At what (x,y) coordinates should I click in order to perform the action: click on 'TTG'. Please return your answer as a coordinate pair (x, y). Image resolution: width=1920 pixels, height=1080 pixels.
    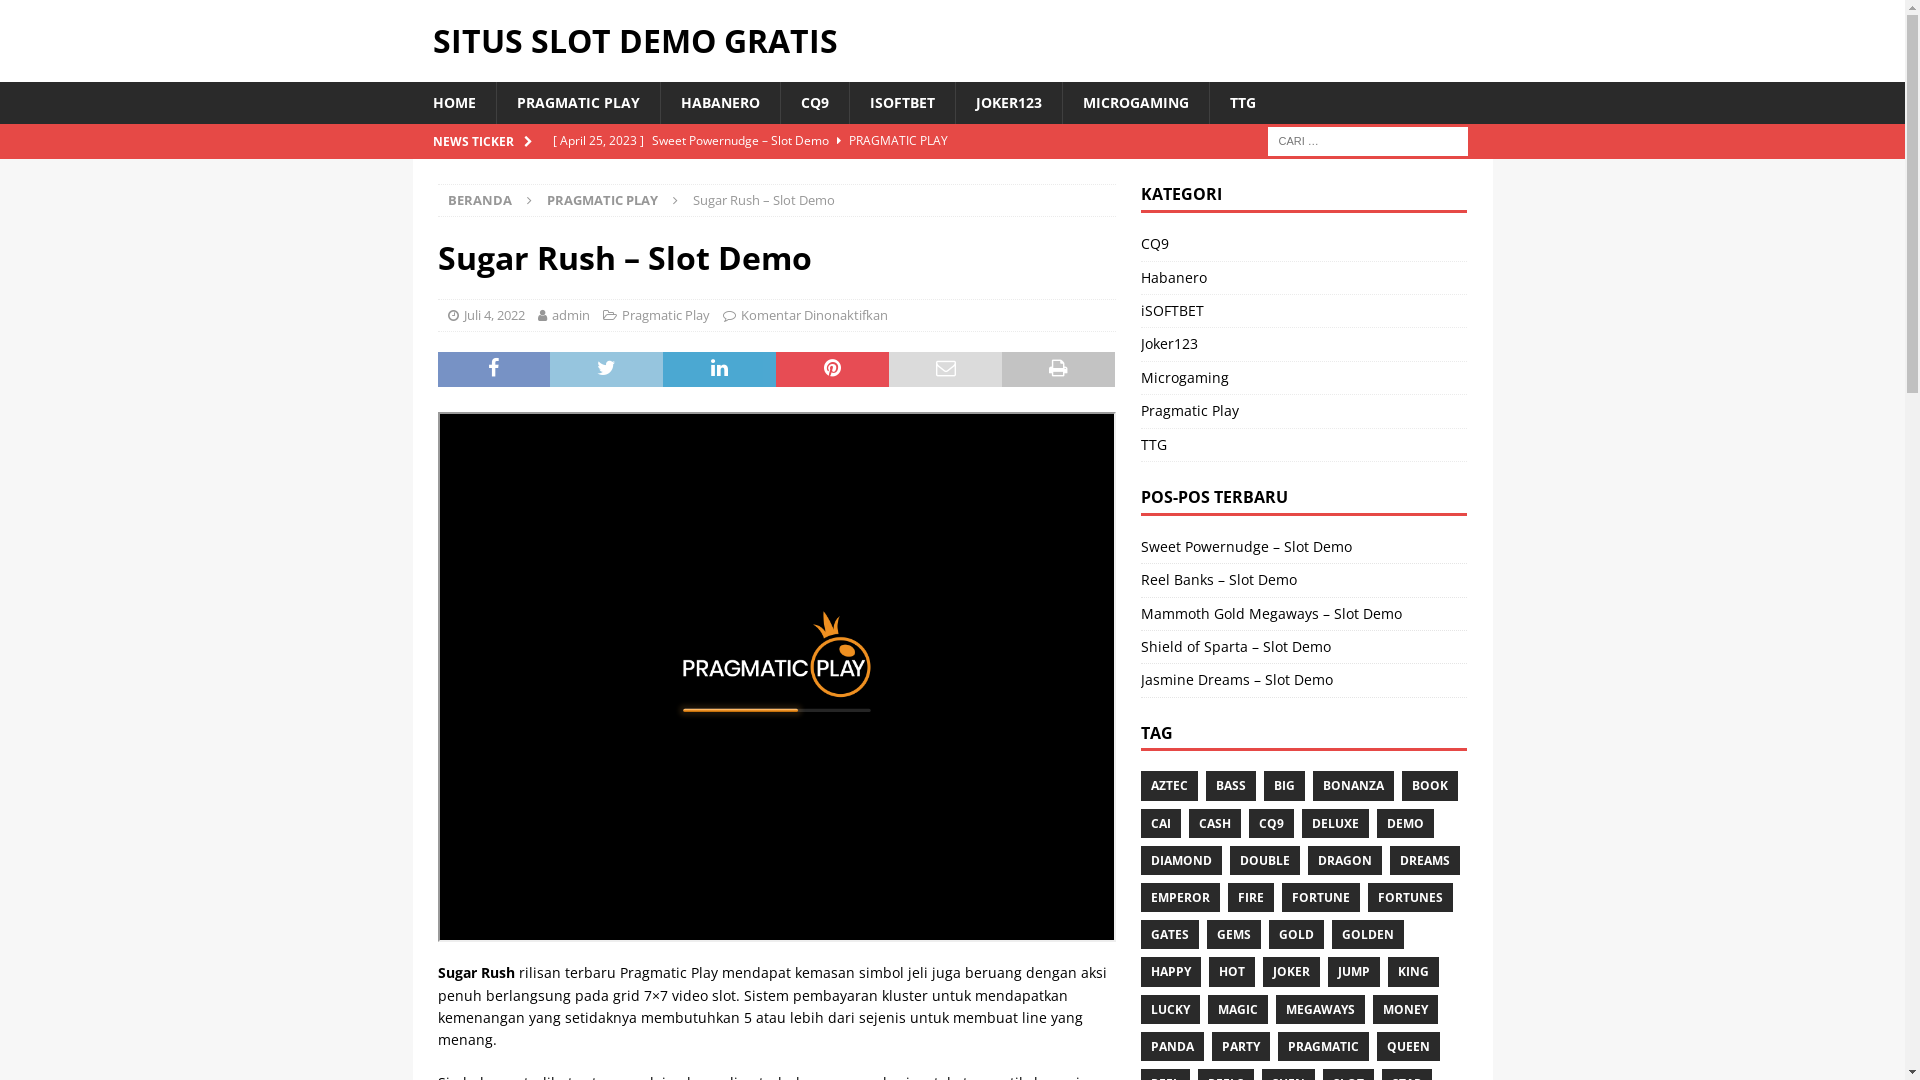
    Looking at the image, I should click on (1141, 443).